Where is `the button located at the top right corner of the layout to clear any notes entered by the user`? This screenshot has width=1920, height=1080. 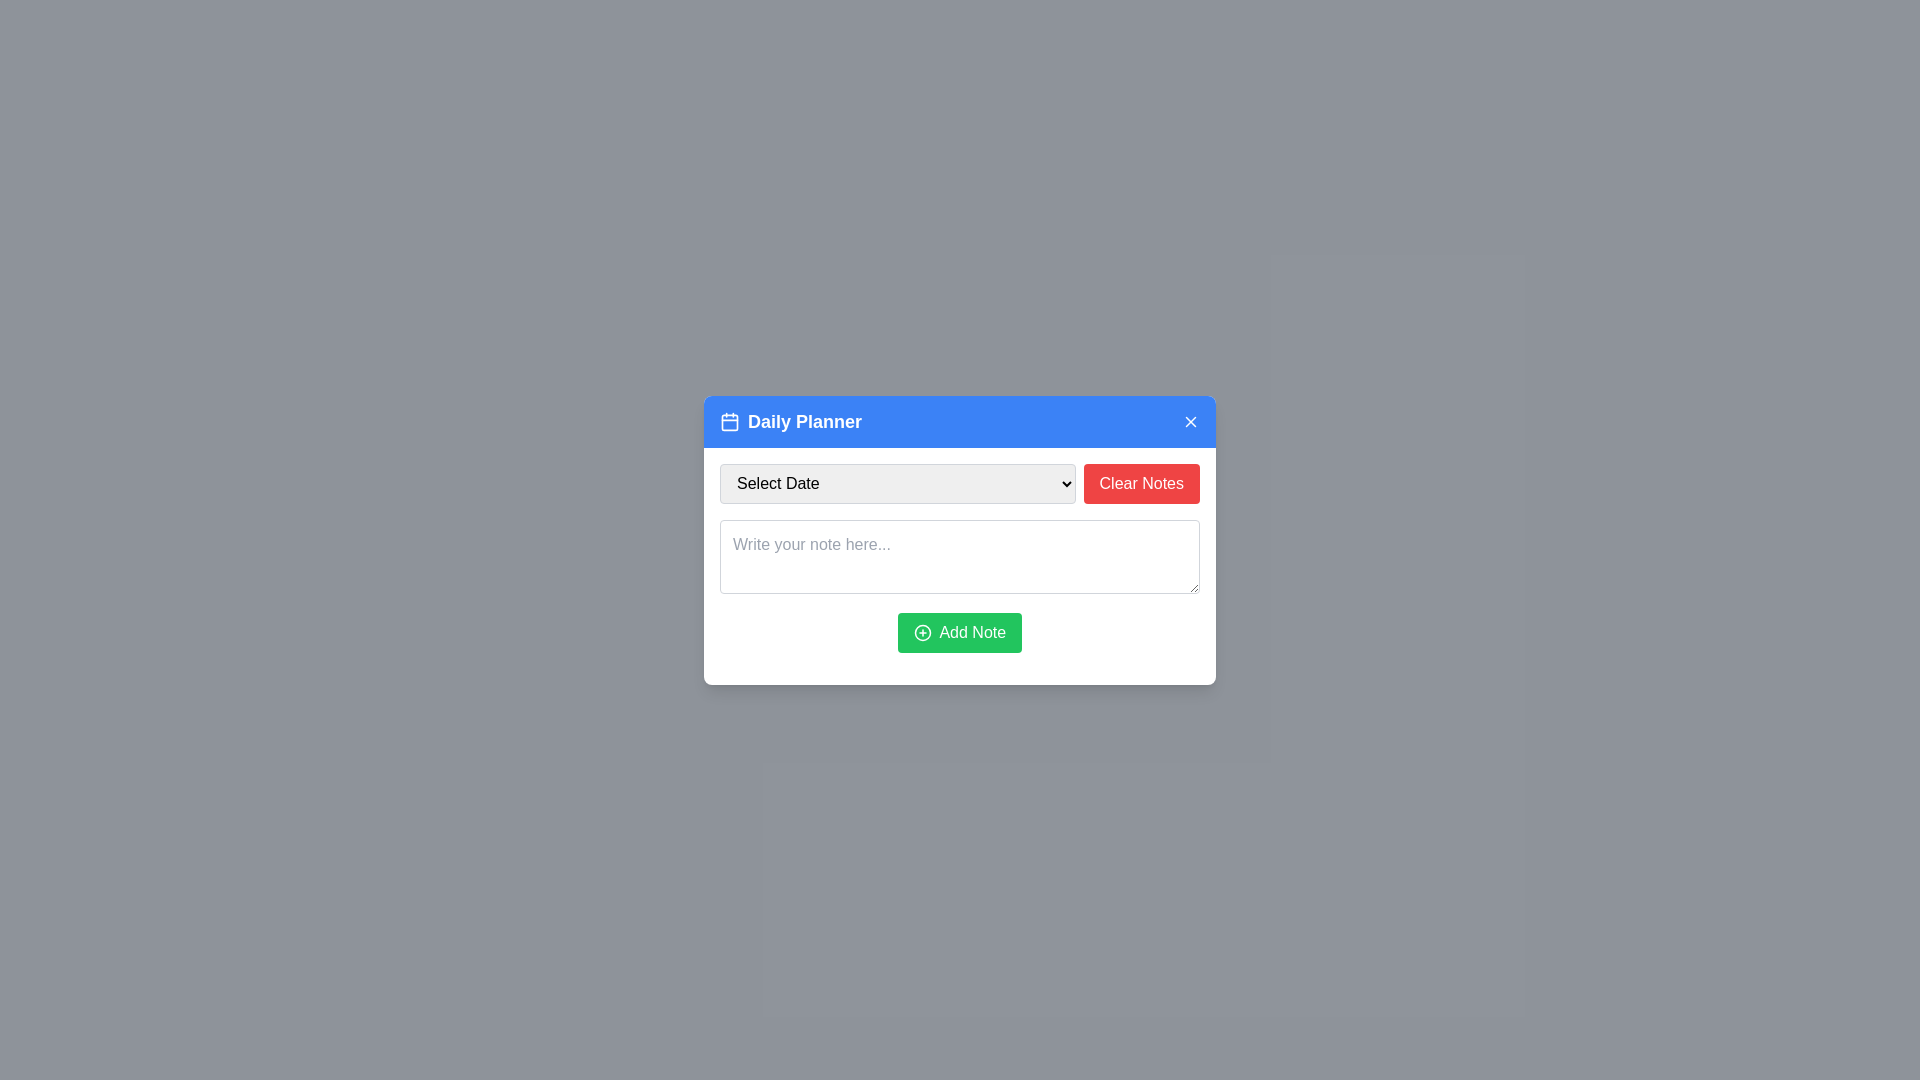
the button located at the top right corner of the layout to clear any notes entered by the user is located at coordinates (1141, 483).